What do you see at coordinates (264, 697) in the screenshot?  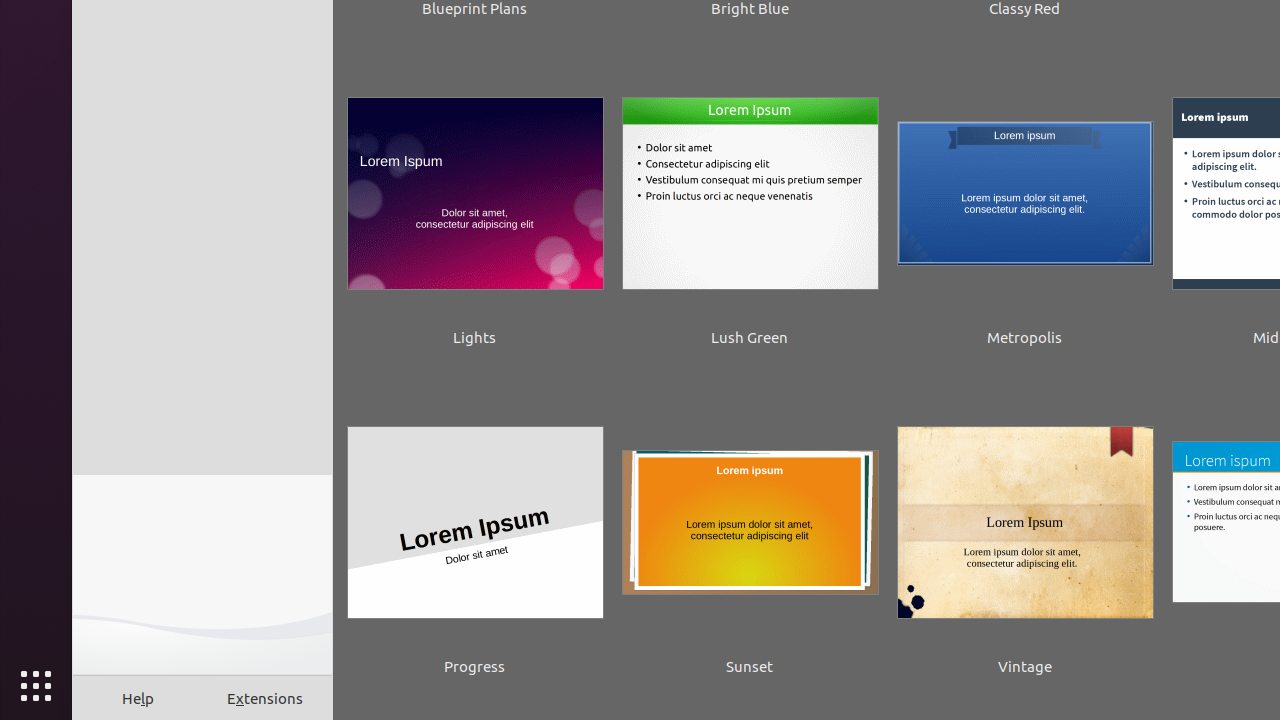 I see `'Extensions'` at bounding box center [264, 697].